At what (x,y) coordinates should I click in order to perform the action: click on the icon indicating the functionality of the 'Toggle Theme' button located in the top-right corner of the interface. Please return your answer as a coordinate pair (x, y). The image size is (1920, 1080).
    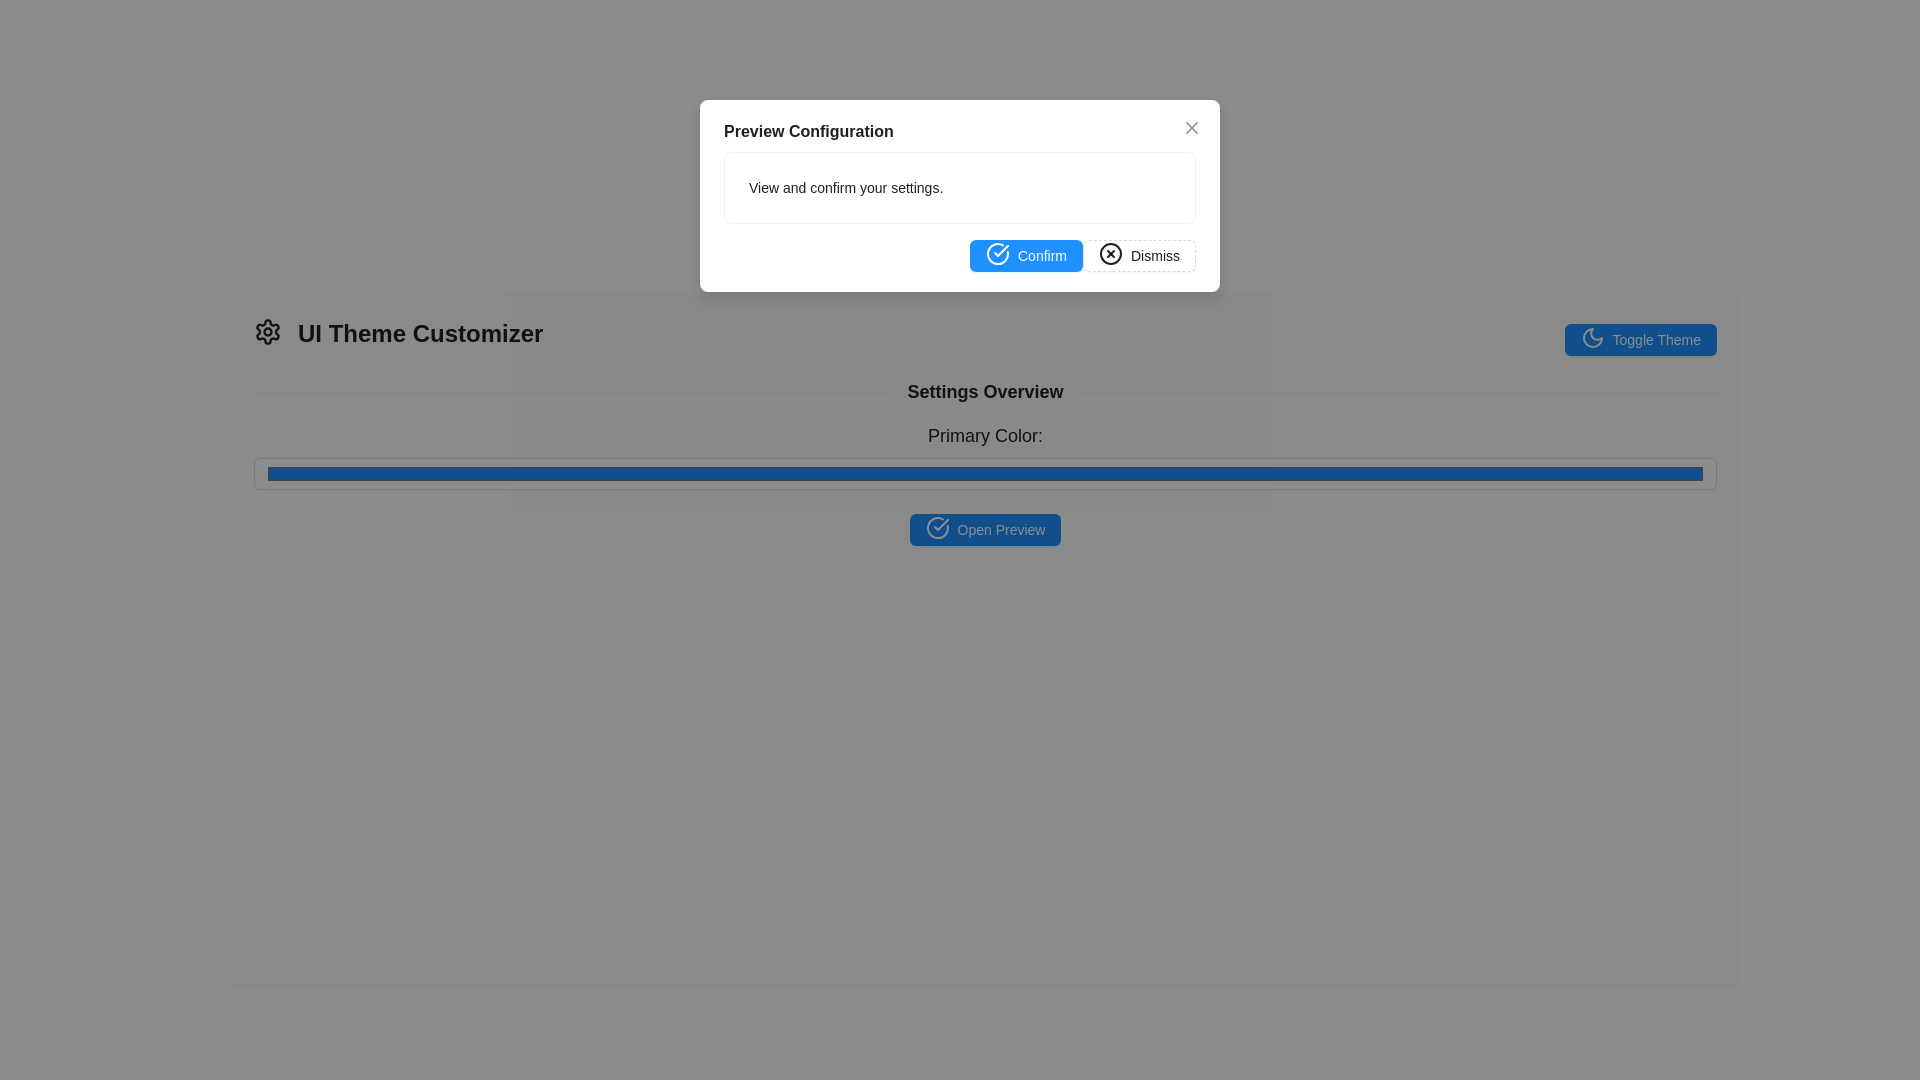
    Looking at the image, I should click on (1591, 338).